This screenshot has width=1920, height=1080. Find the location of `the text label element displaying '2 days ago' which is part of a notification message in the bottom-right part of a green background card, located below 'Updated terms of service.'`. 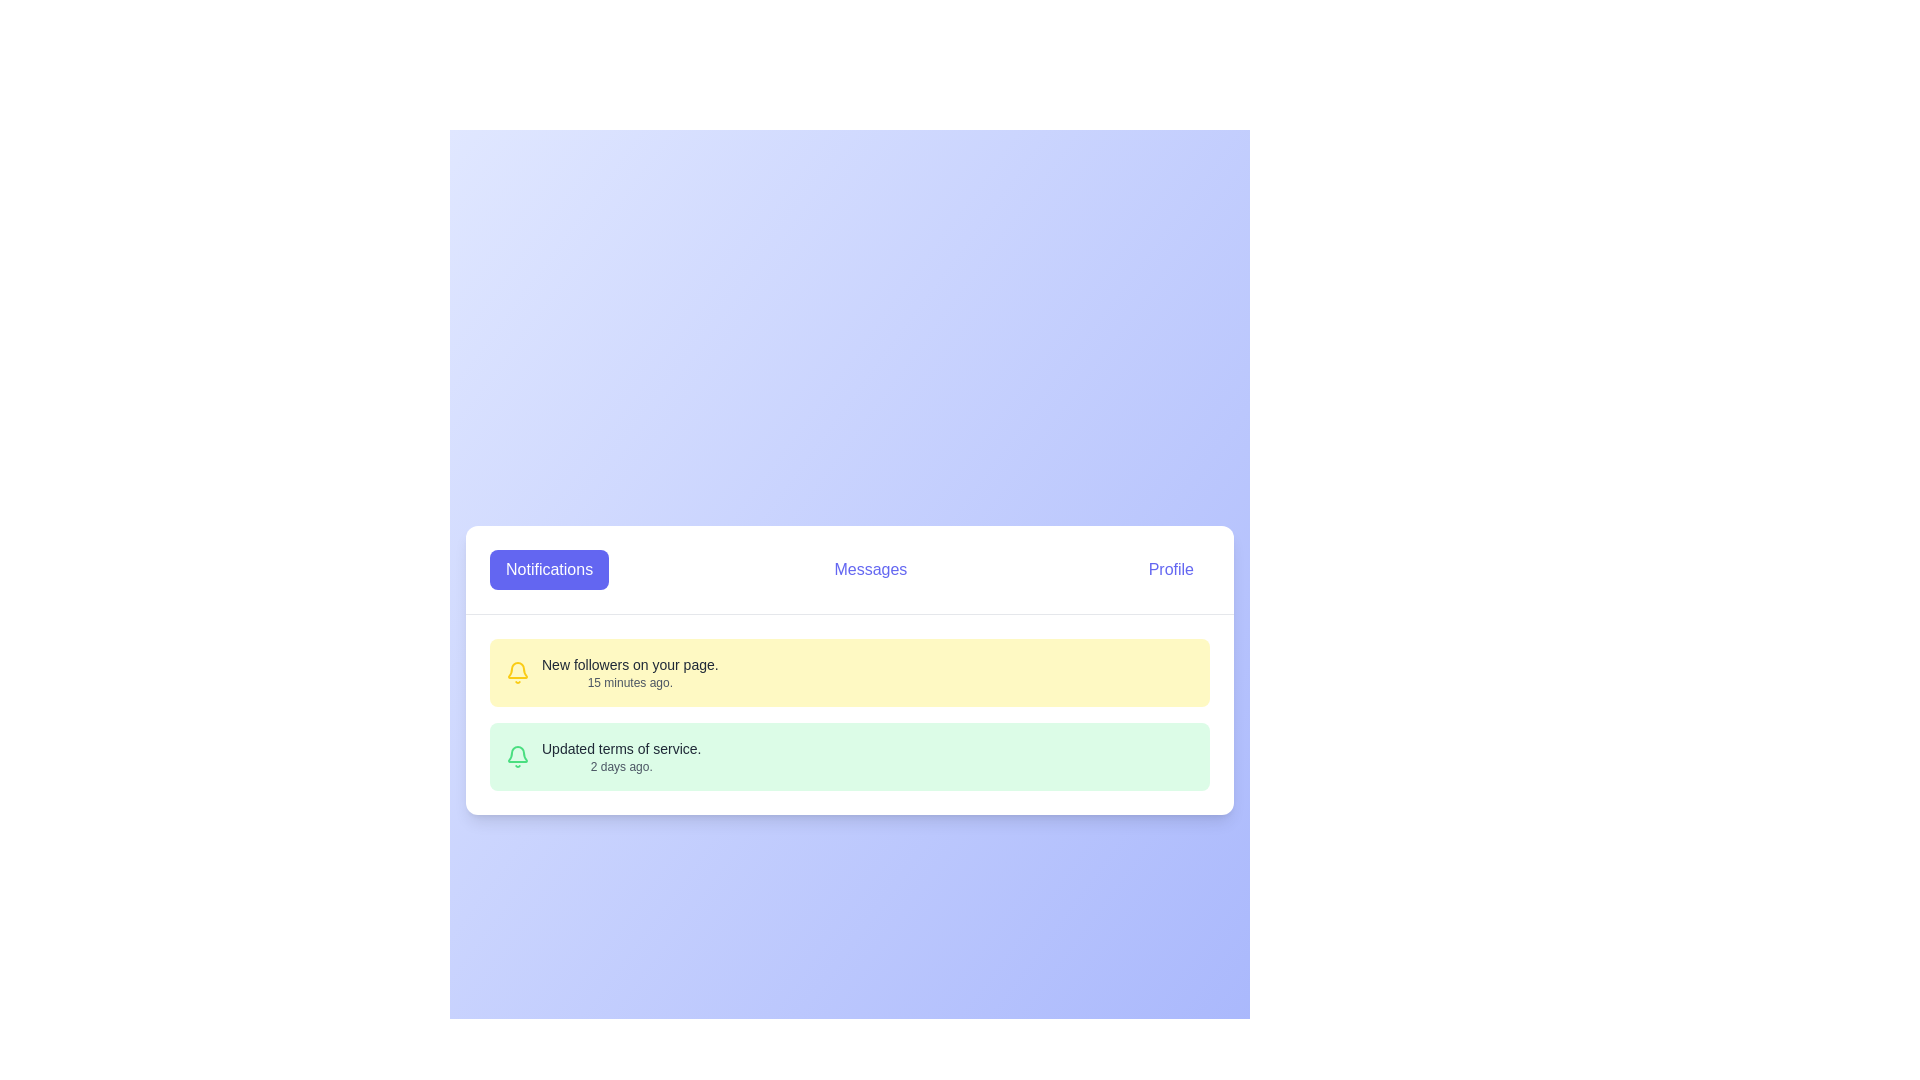

the text label element displaying '2 days ago' which is part of a notification message in the bottom-right part of a green background card, located below 'Updated terms of service.' is located at coordinates (620, 765).